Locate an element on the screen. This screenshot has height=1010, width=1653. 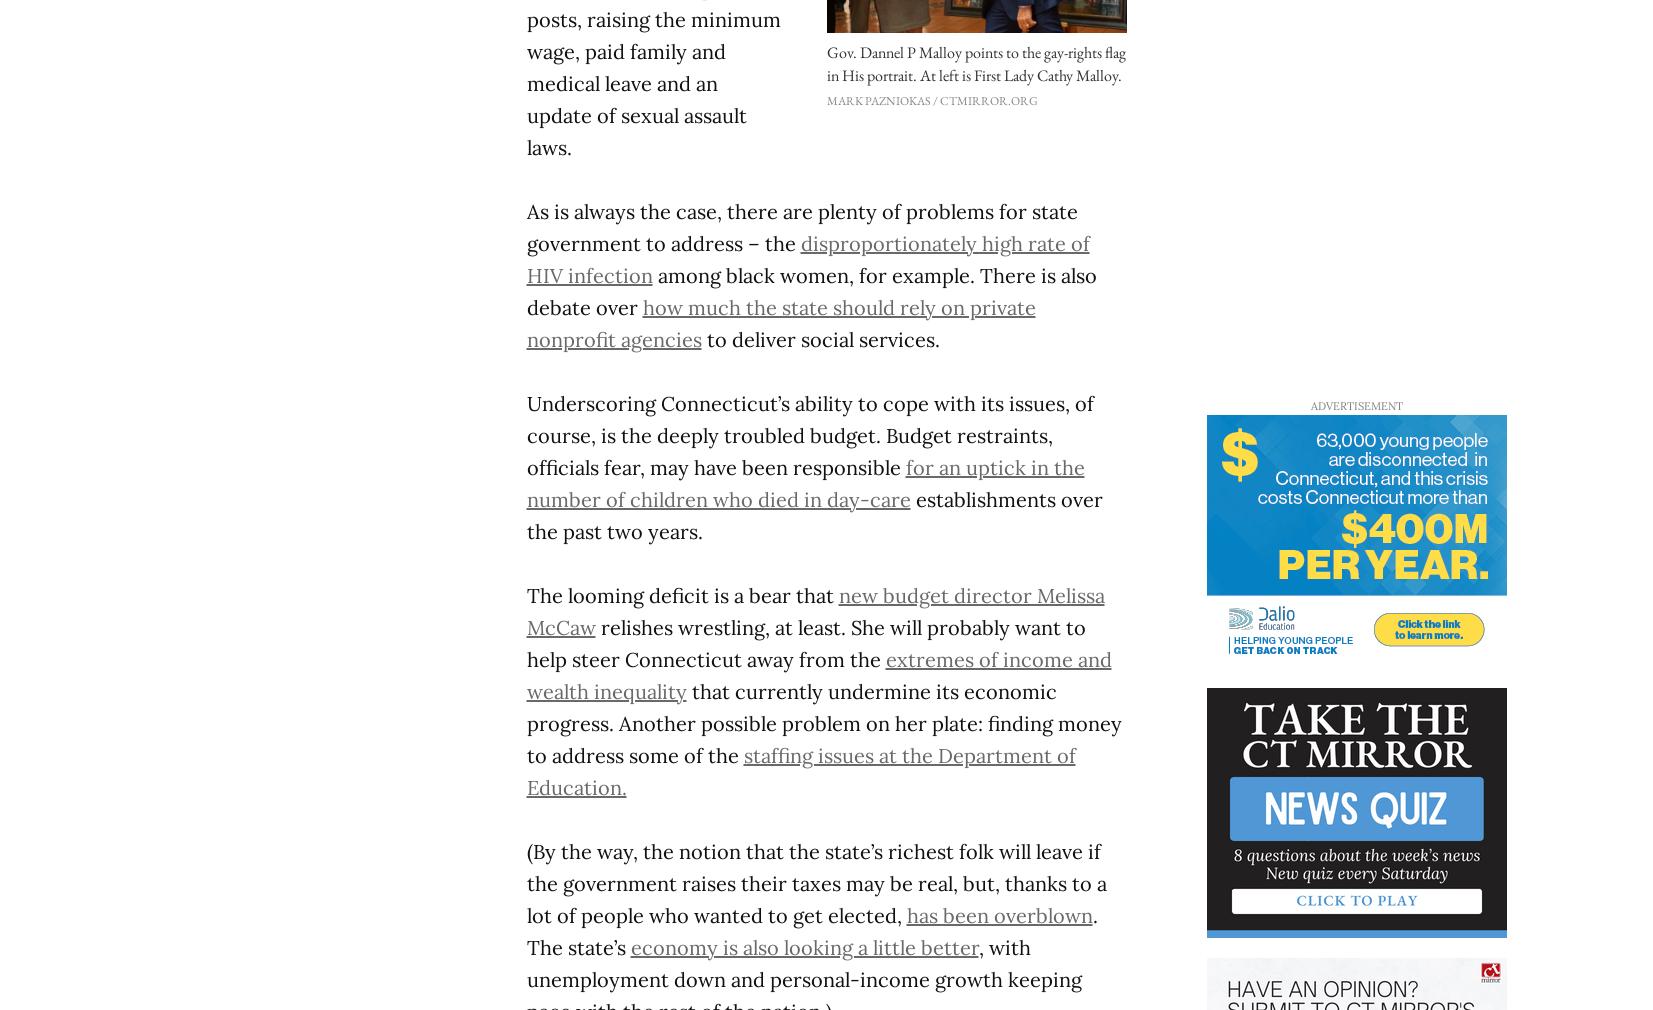
'has been overblown' is located at coordinates (906, 914).